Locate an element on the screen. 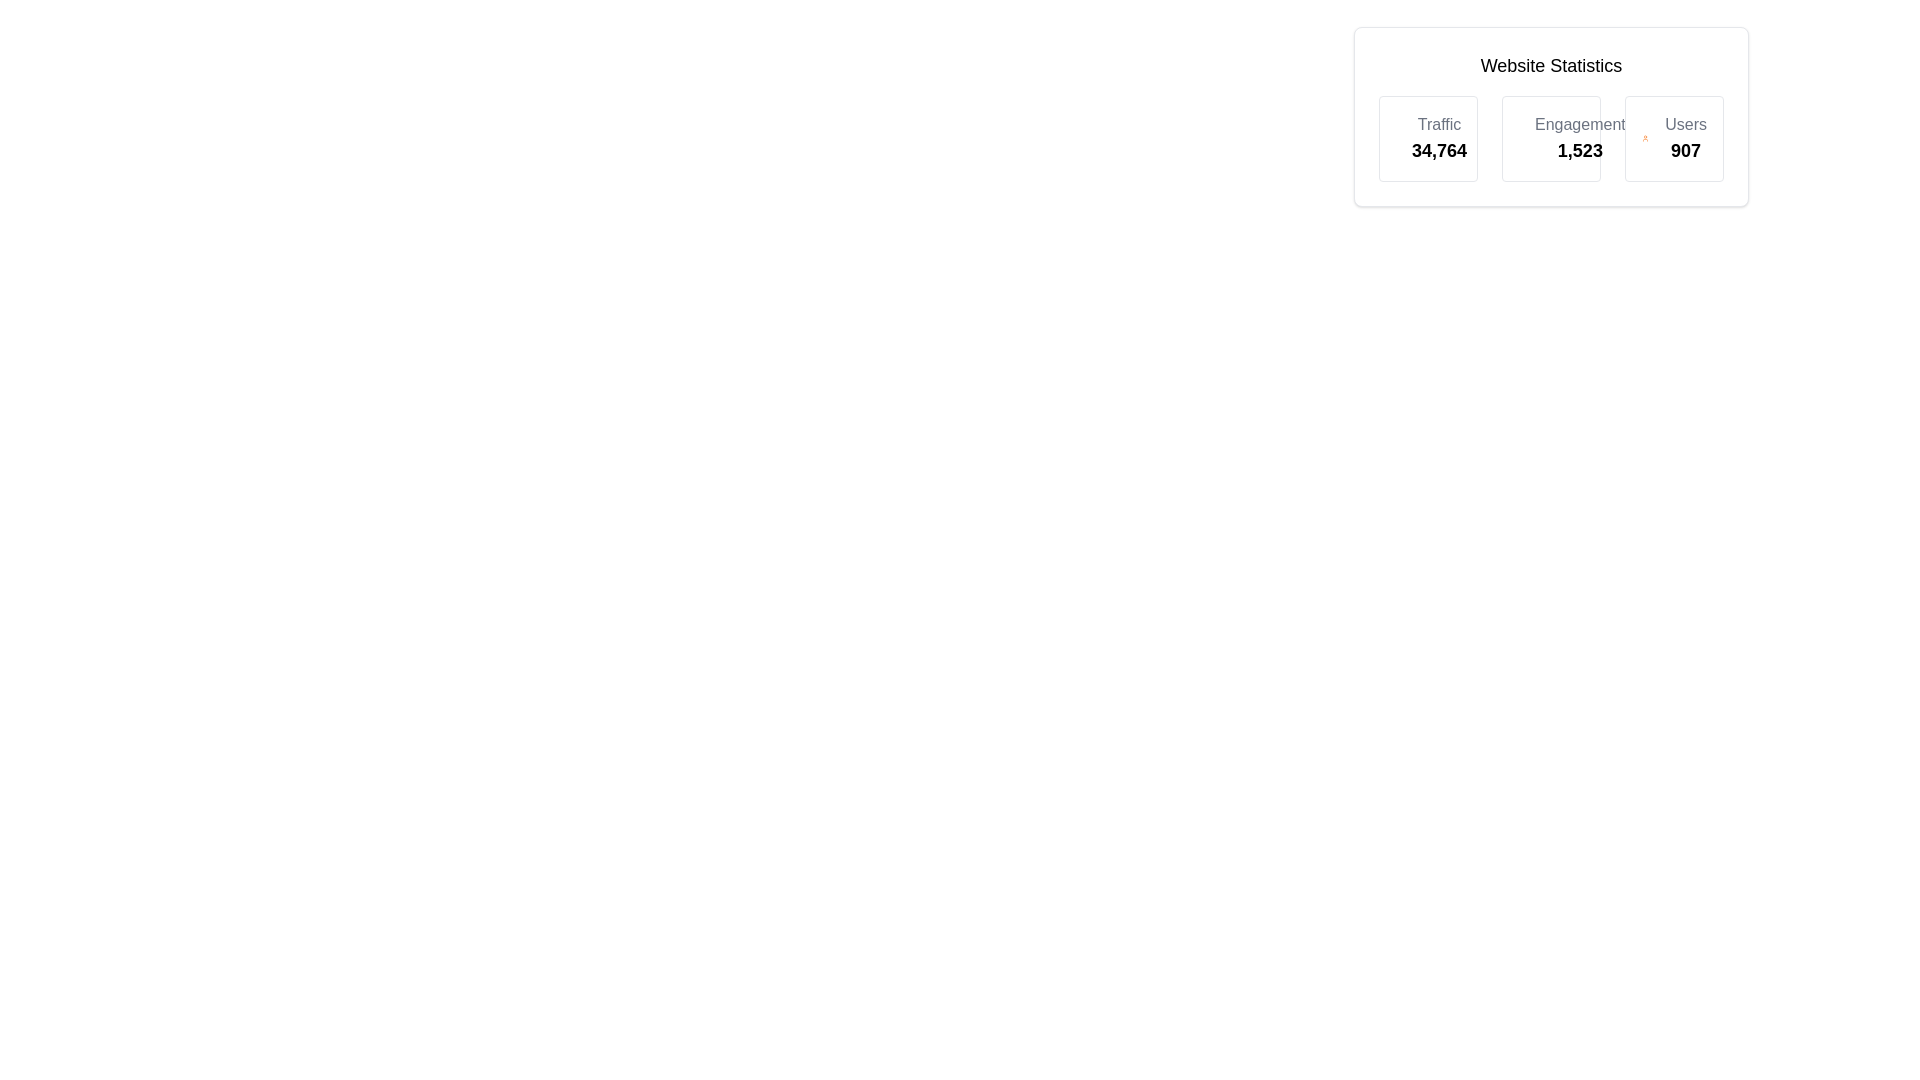 The image size is (1920, 1080). the Text element displaying engagement statistics value, located in the statistics card below 'Website Statistics' and between 'Traffic' and 'Users' cards is located at coordinates (1579, 137).